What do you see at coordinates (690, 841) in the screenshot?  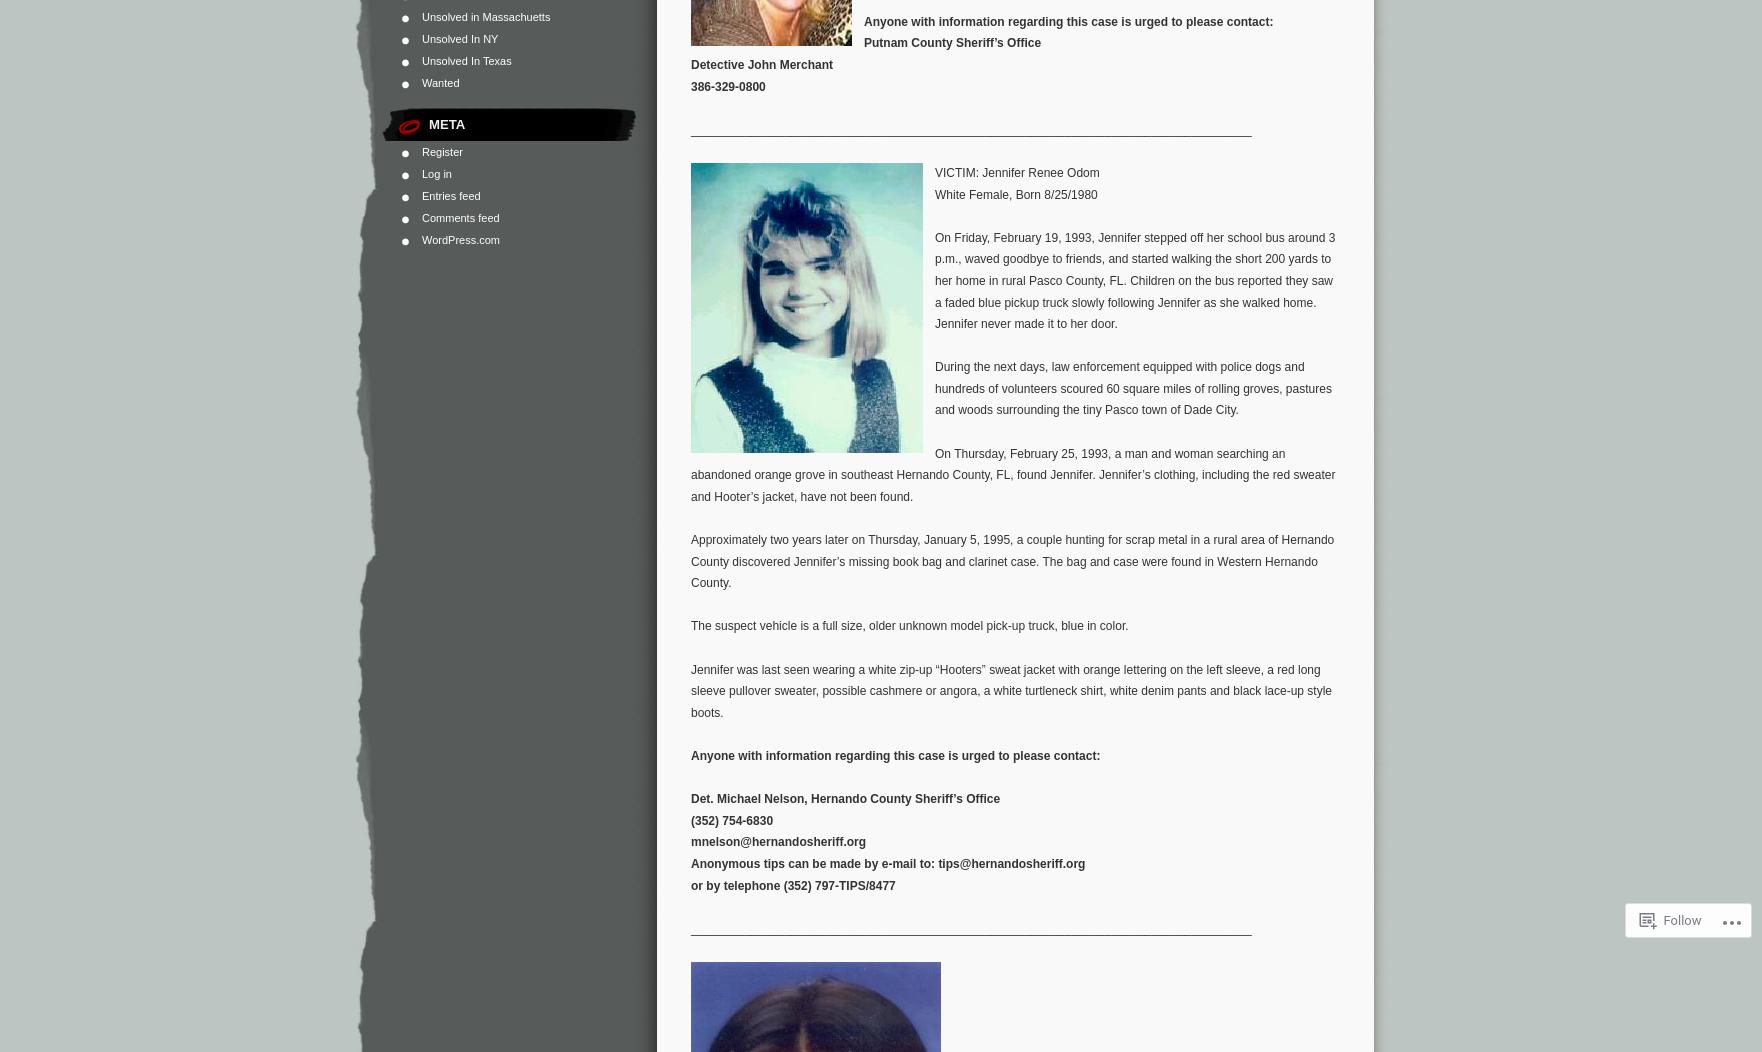 I see `'mnelson@hernandosheriff.org'` at bounding box center [690, 841].